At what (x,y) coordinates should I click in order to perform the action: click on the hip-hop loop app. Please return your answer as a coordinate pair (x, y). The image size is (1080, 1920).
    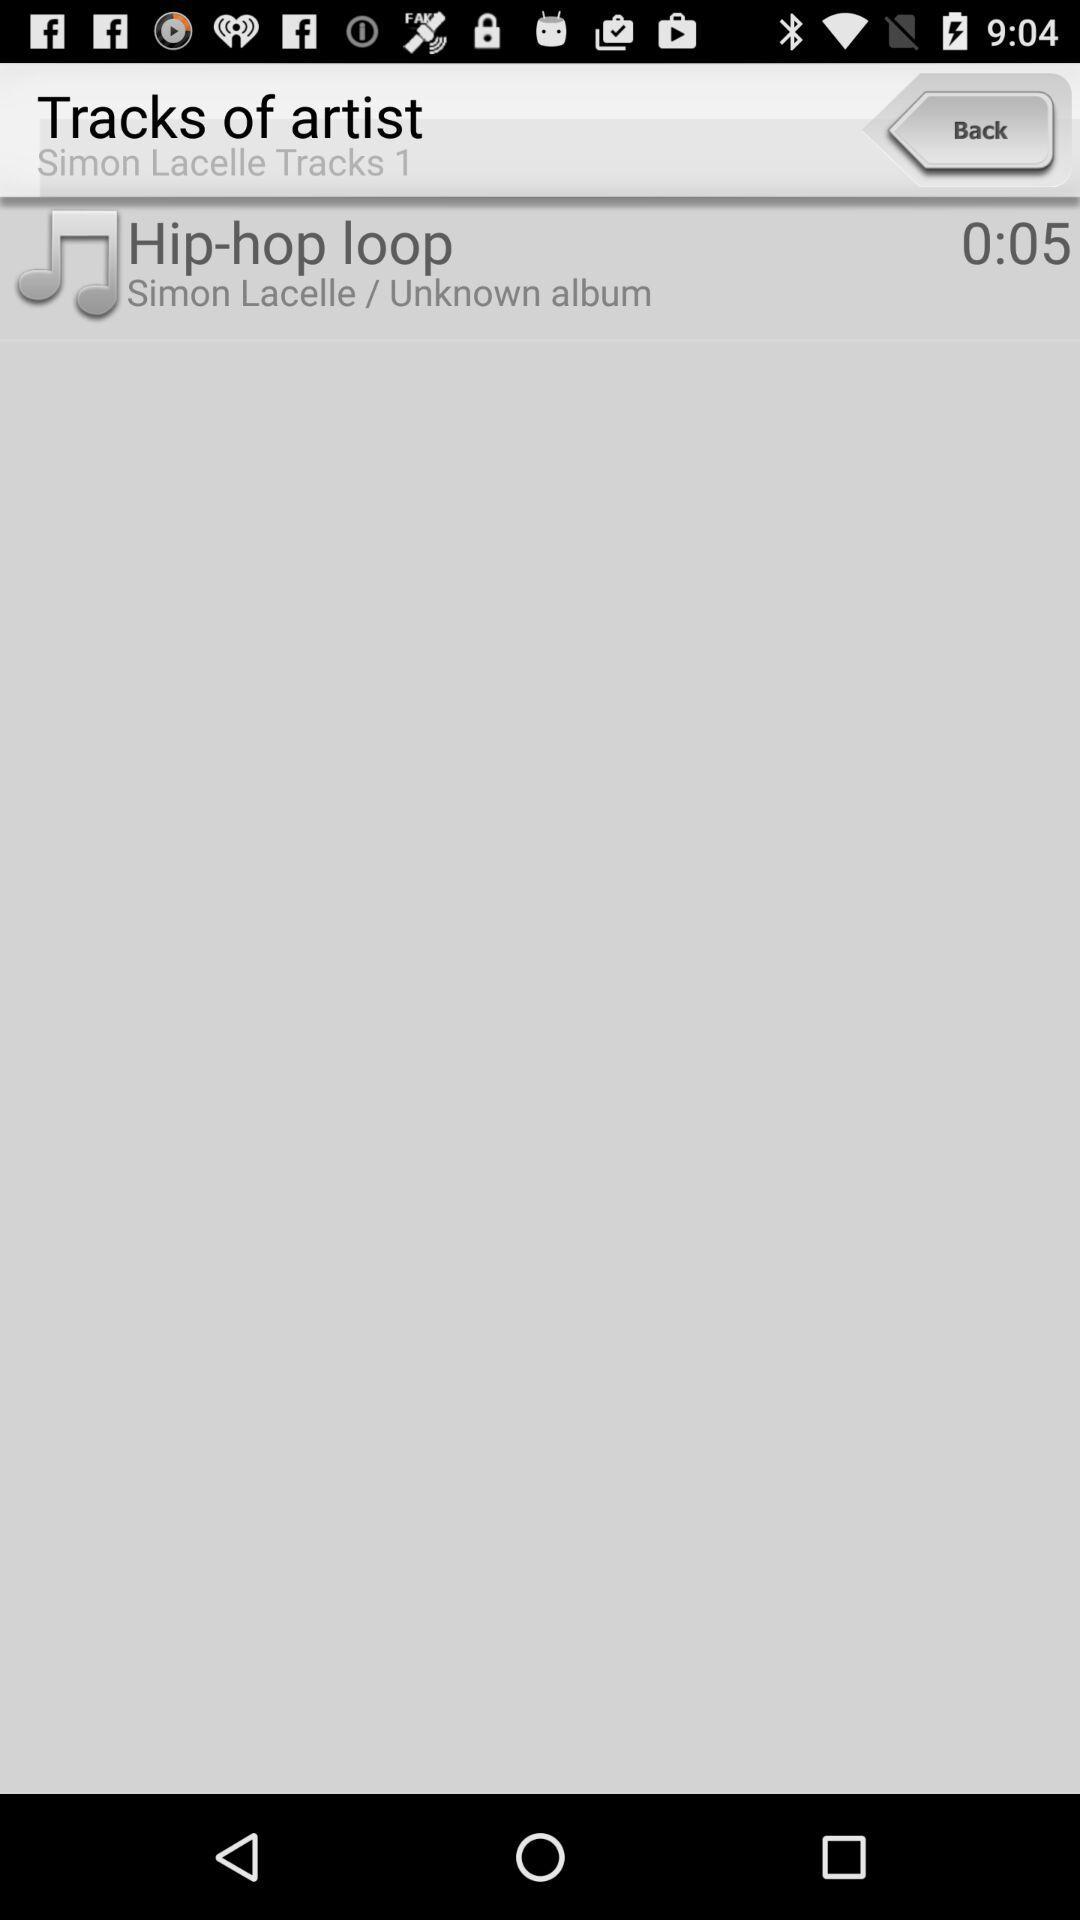
    Looking at the image, I should click on (543, 240).